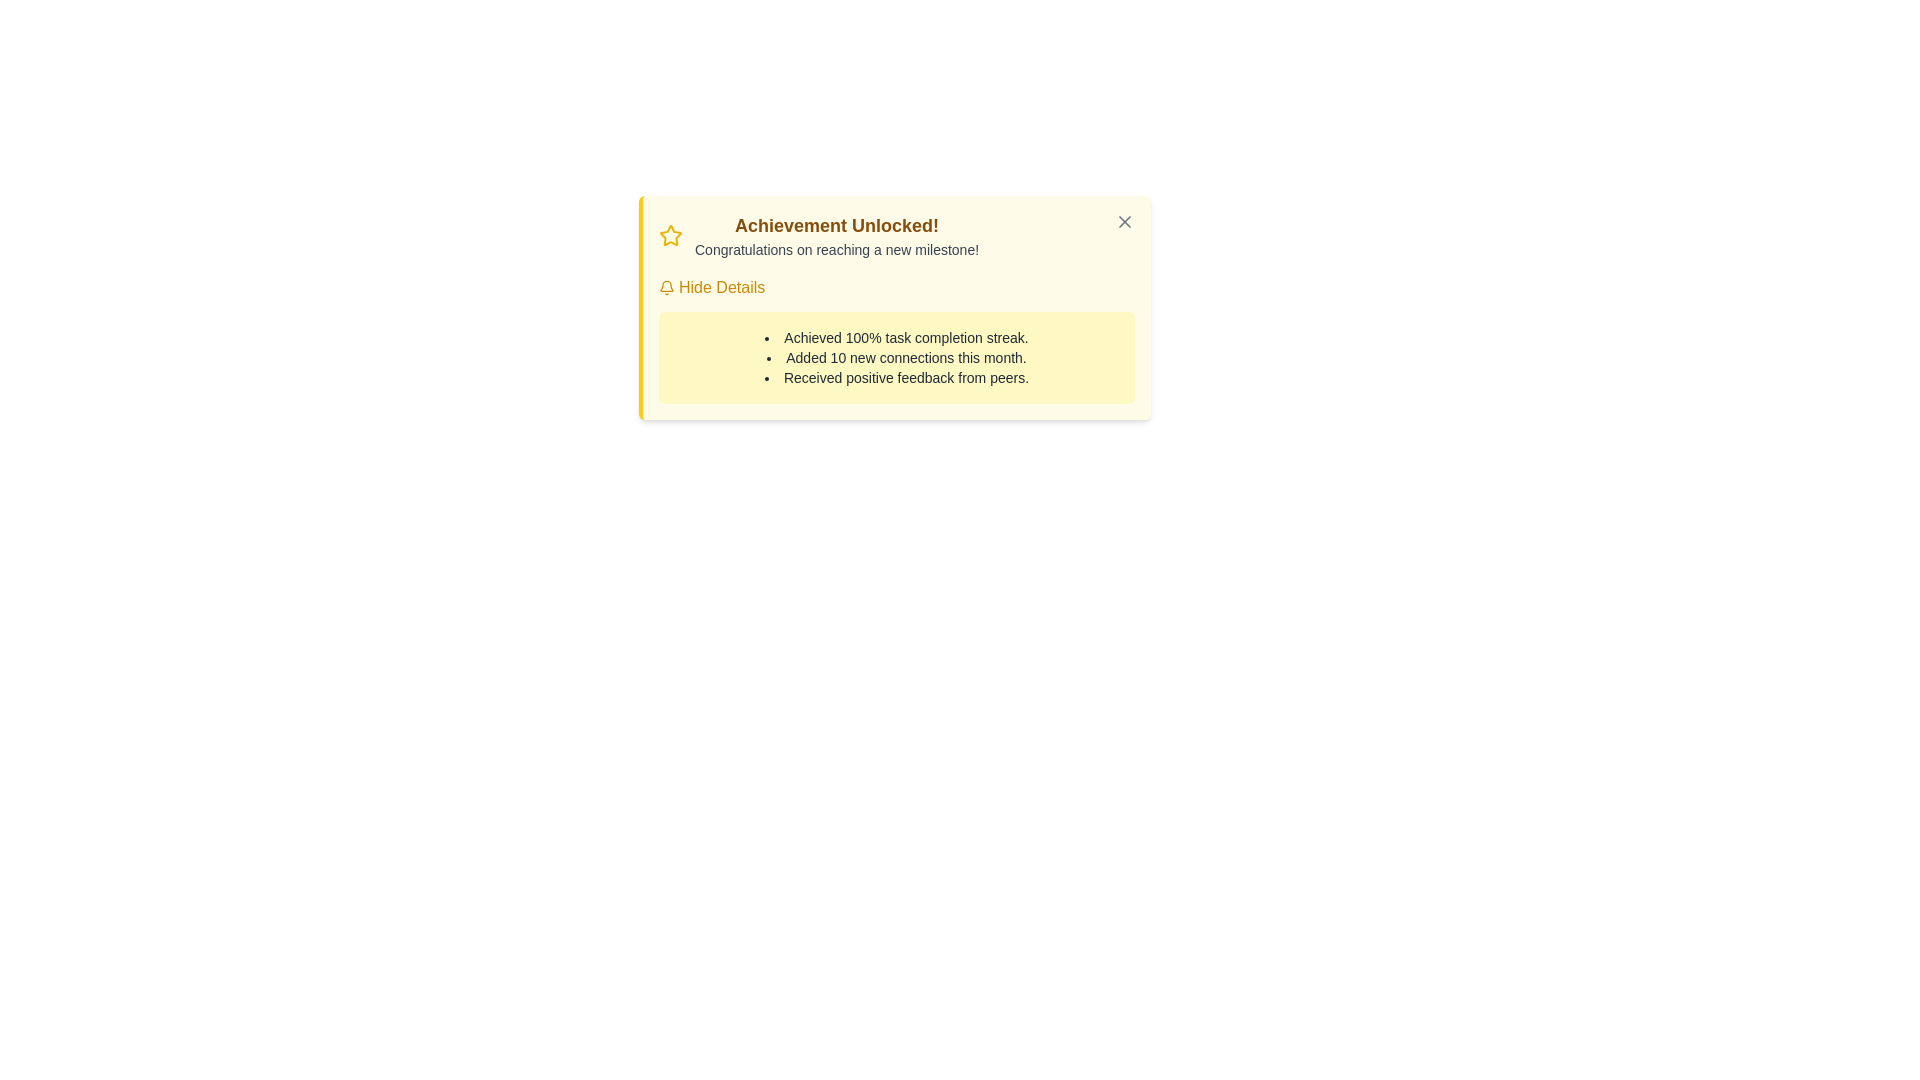 This screenshot has width=1920, height=1080. Describe the element at coordinates (896, 337) in the screenshot. I see `text element displaying 'Achieved 100% task completion streak.' which is the first item in the bulleted list under 'Achievement Unlocked!'` at that location.